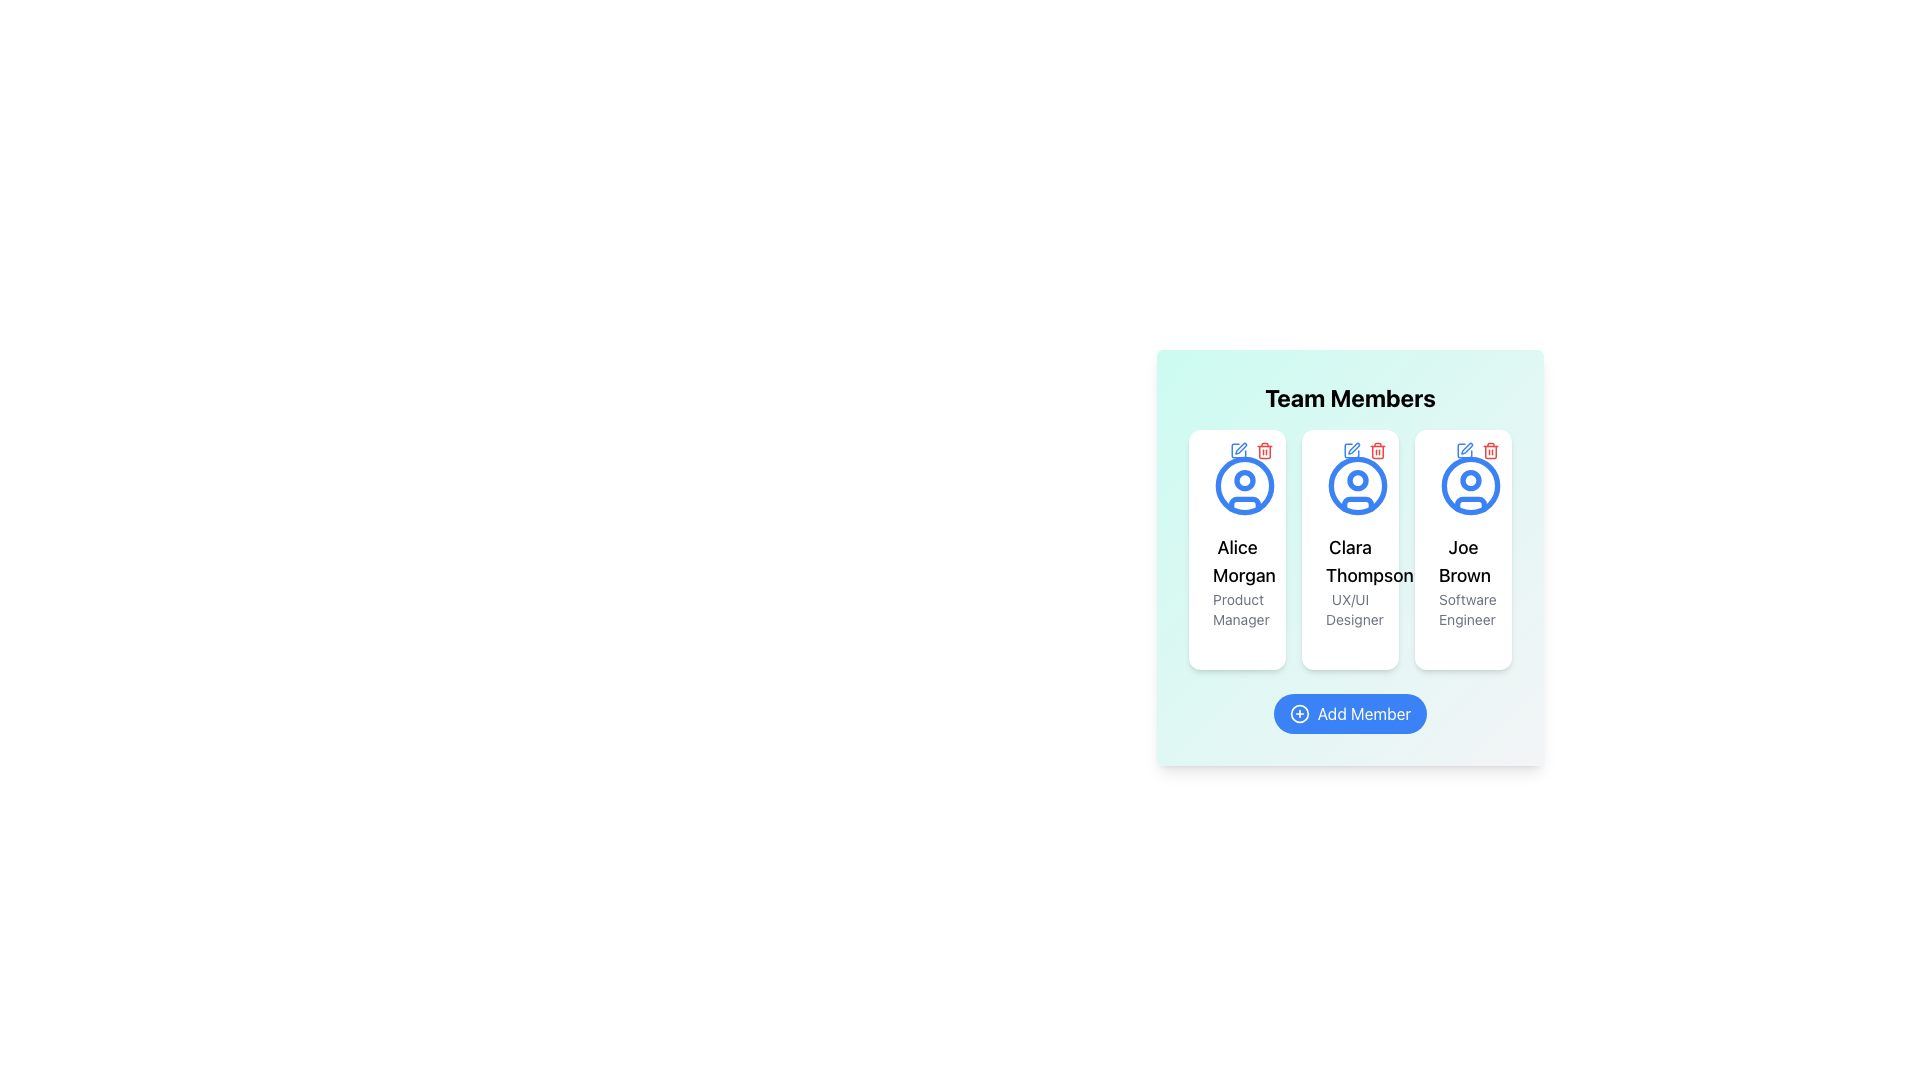 This screenshot has width=1920, height=1080. I want to click on the 'Add Member' button icon located at the bottom of the team members card interface, so click(1299, 712).